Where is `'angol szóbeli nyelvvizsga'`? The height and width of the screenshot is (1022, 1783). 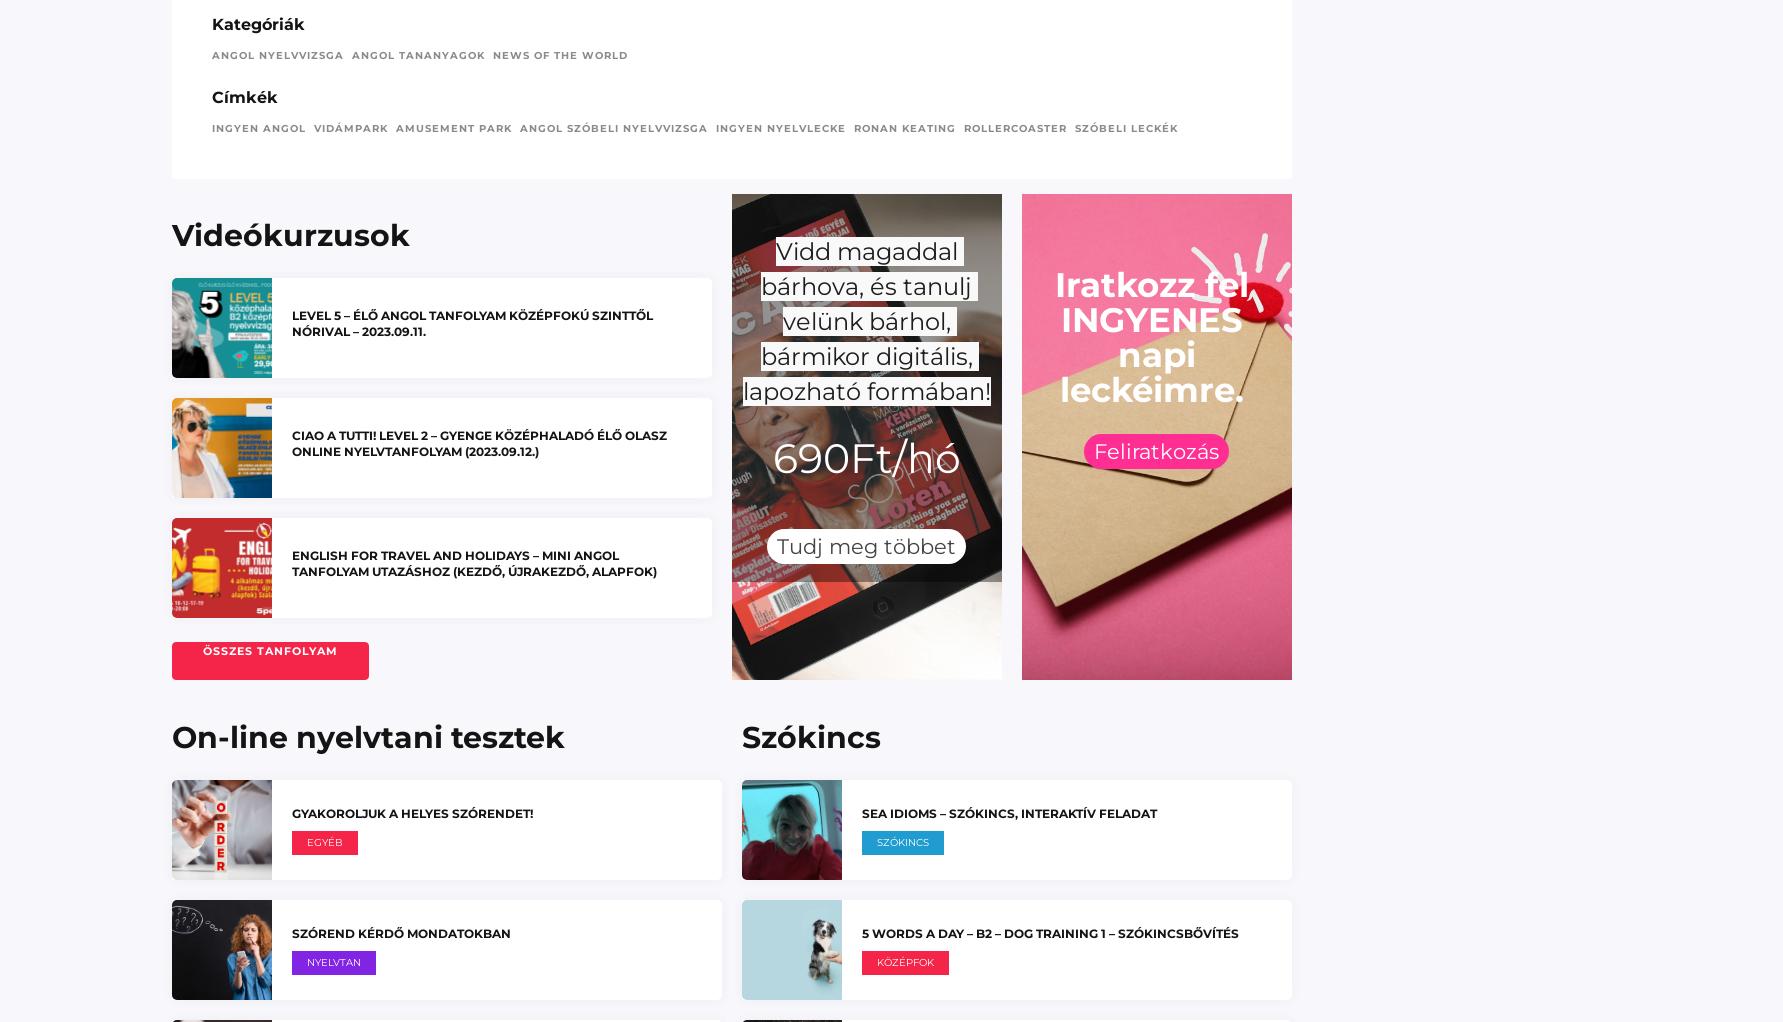 'angol szóbeli nyelvvizsga' is located at coordinates (612, 127).